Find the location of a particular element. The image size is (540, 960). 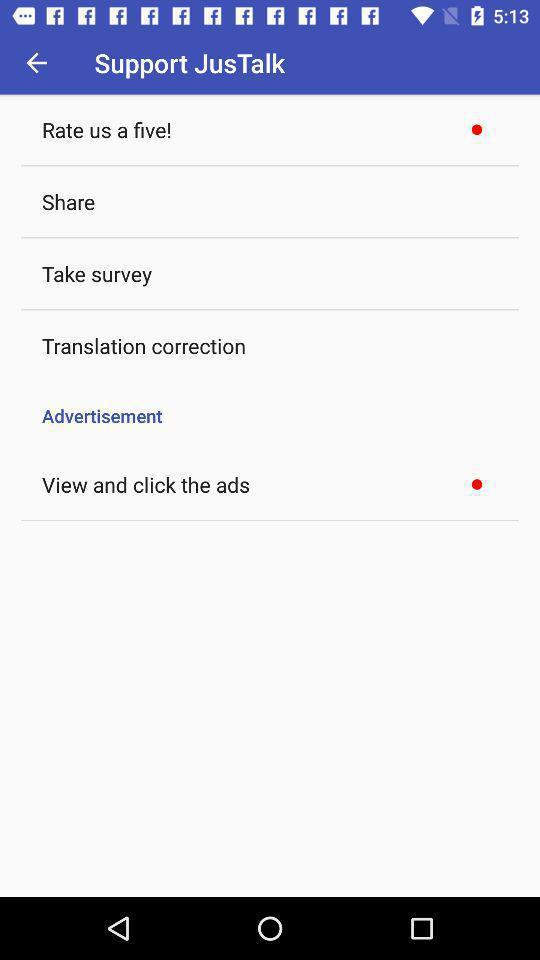

icon next to the support justalk icon is located at coordinates (36, 62).